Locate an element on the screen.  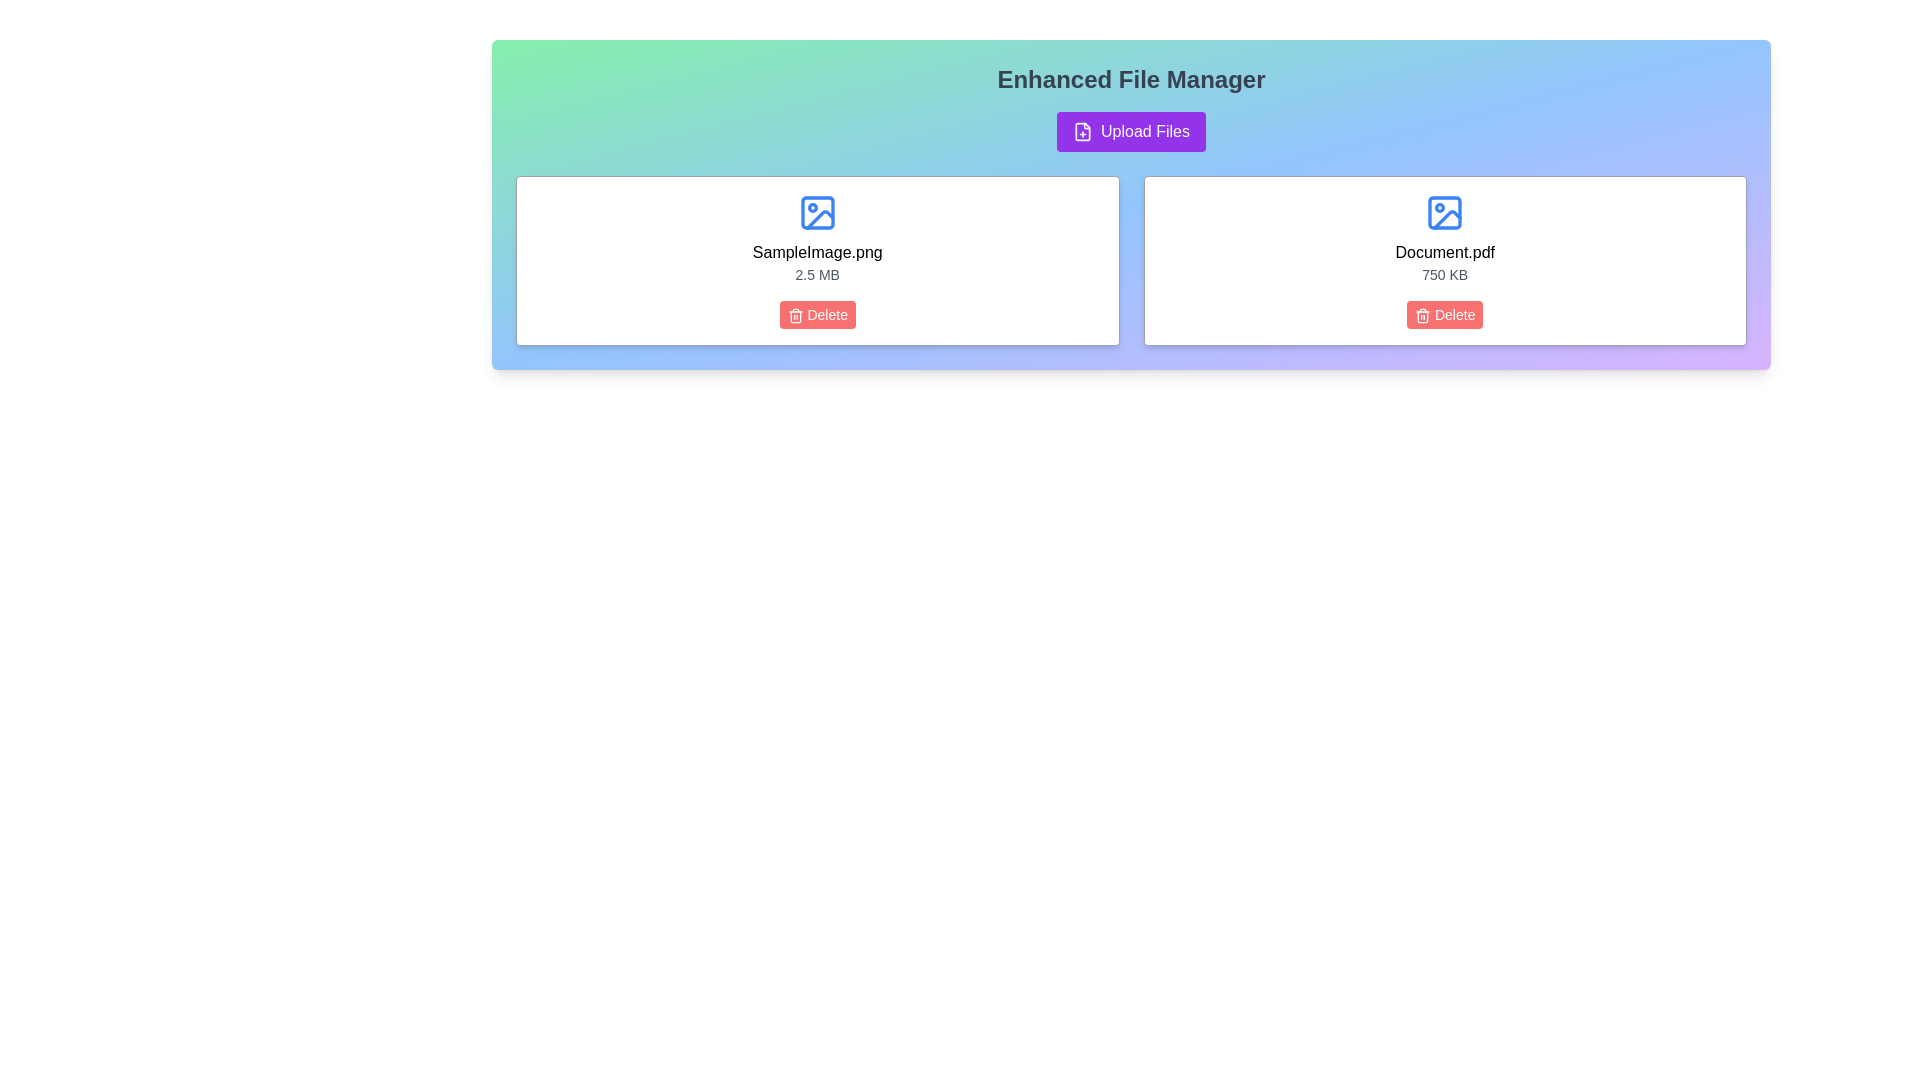
the 'Upload Files' button, which is a rectangular button with a vibrant purple background and white text, to initiate the file upload dialog is located at coordinates (1131, 131).